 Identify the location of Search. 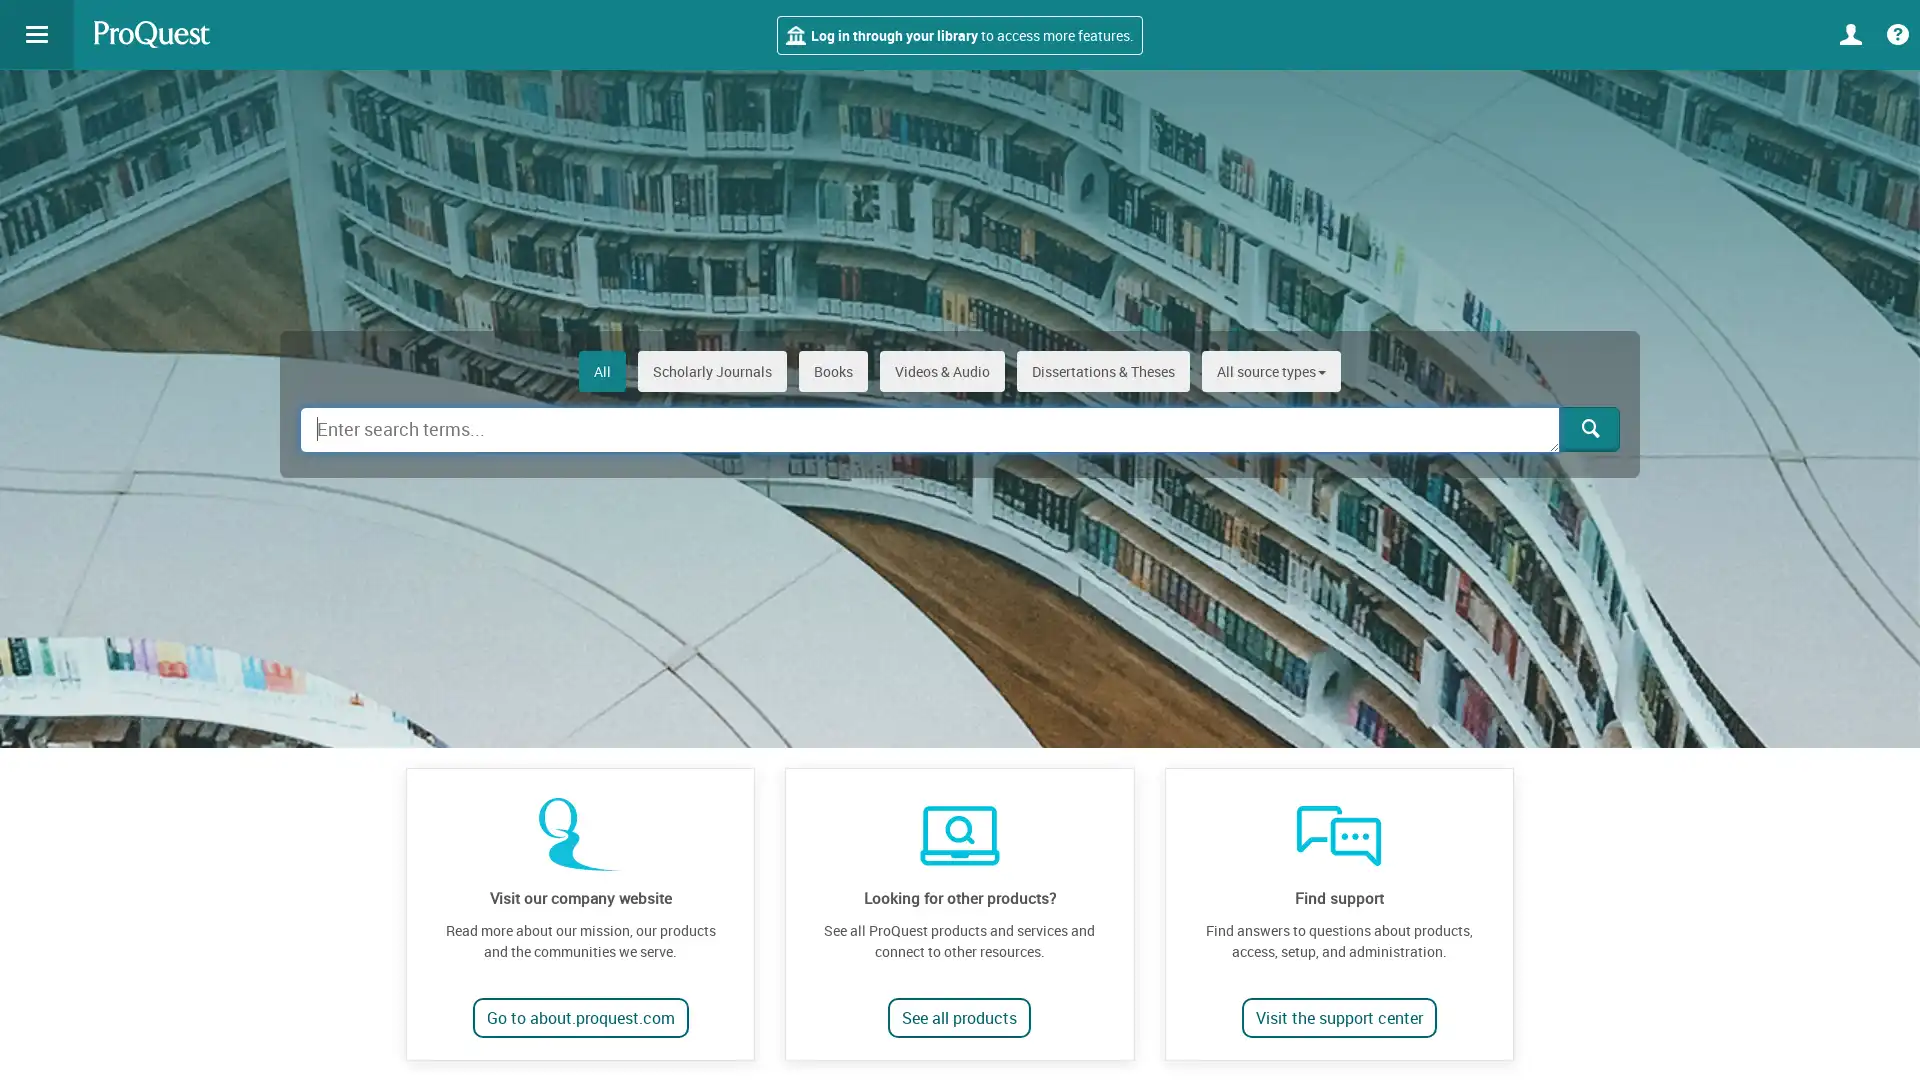
(1588, 427).